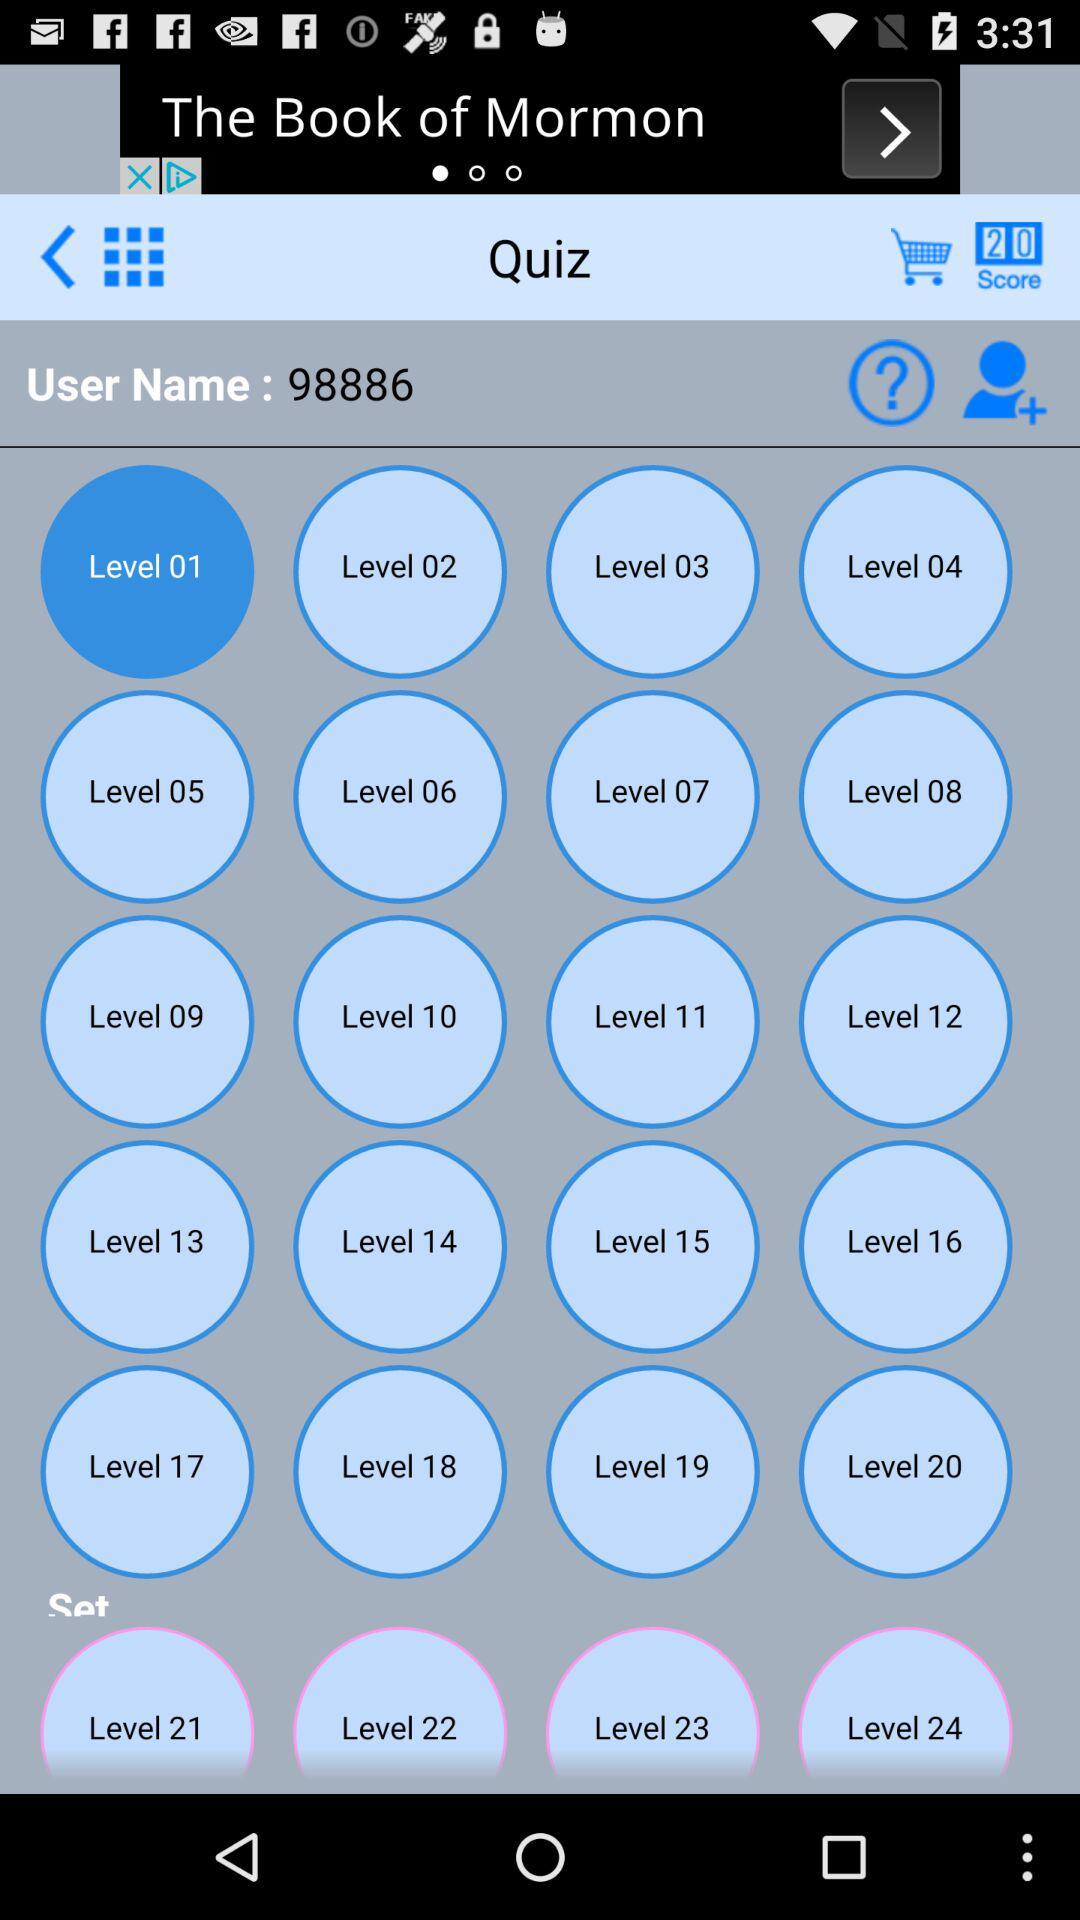 The height and width of the screenshot is (1920, 1080). What do you see at coordinates (56, 255) in the screenshot?
I see `back space page` at bounding box center [56, 255].